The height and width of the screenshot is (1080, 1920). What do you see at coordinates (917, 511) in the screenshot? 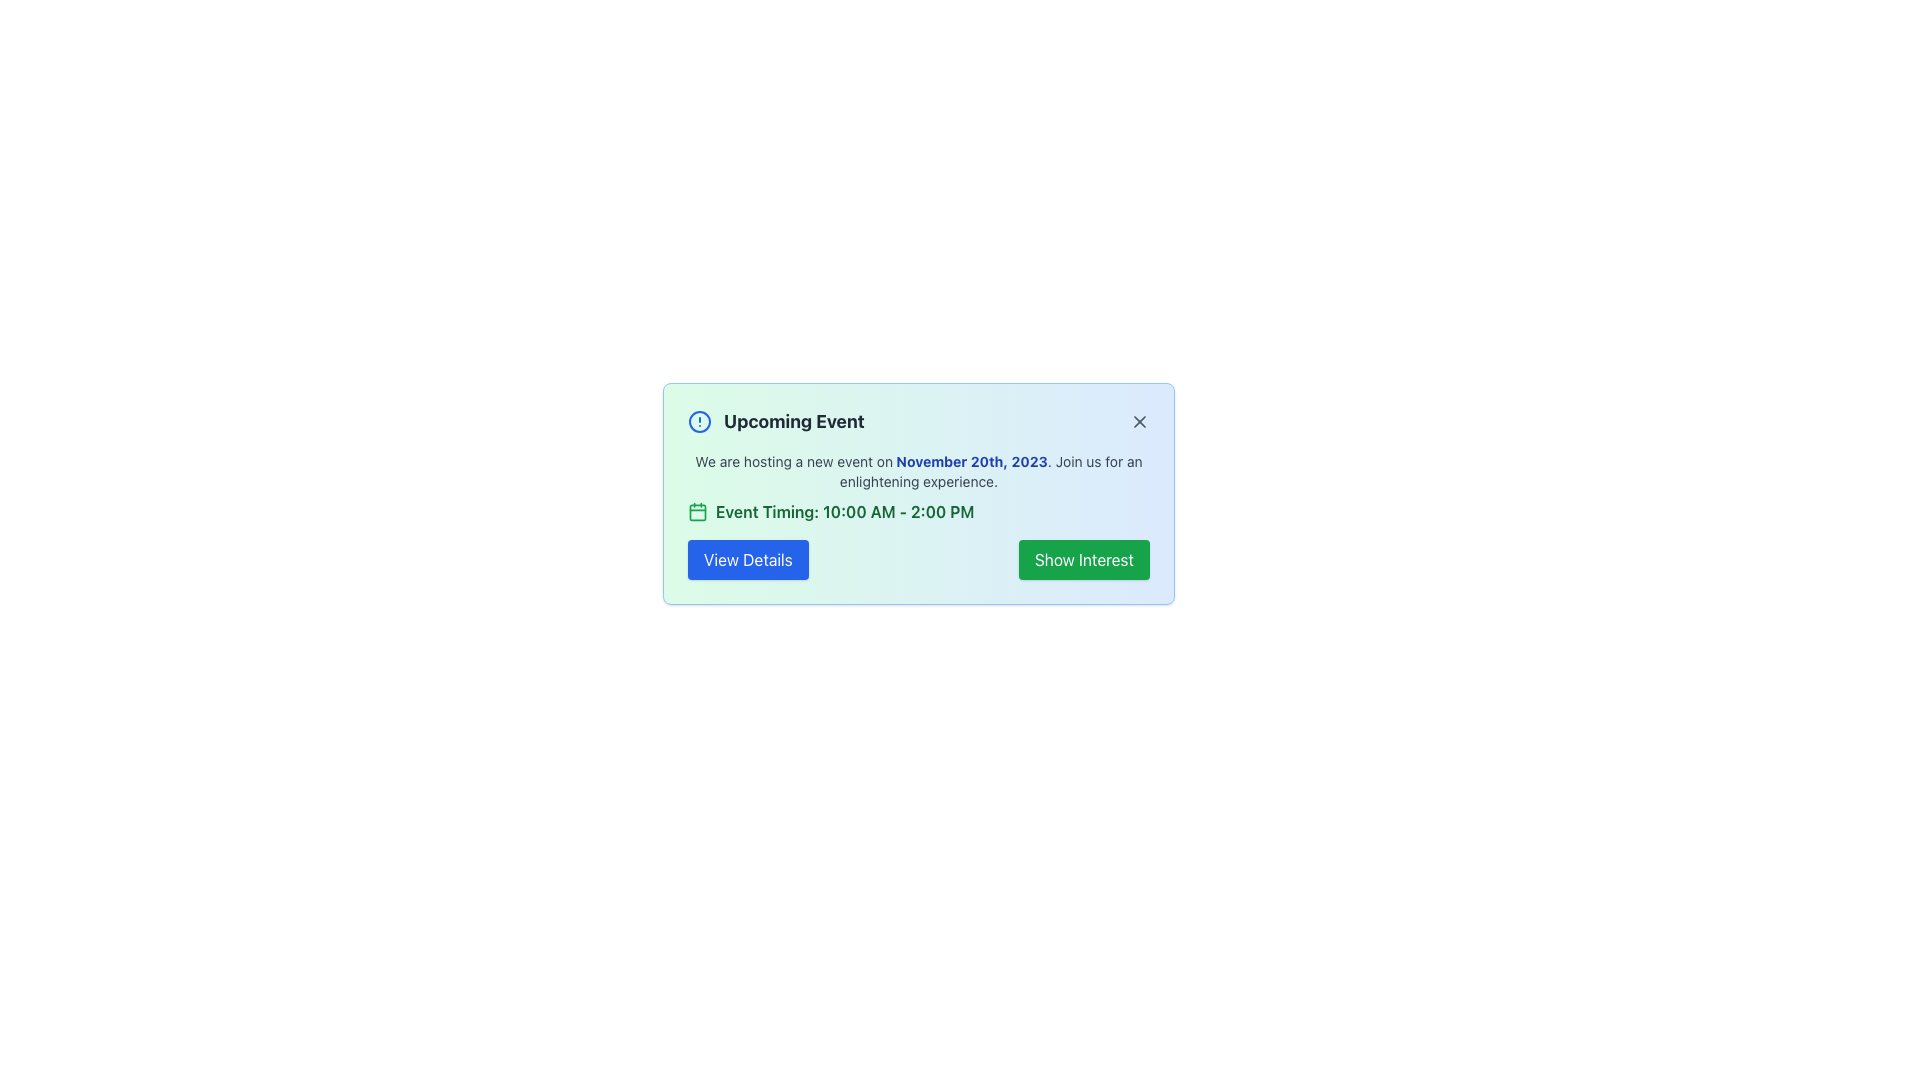
I see `the informational label displaying 'Event Timing: 10:00 AM - 2:00 PM' with a calendar icon, located at the bottom of the textual content area` at bounding box center [917, 511].